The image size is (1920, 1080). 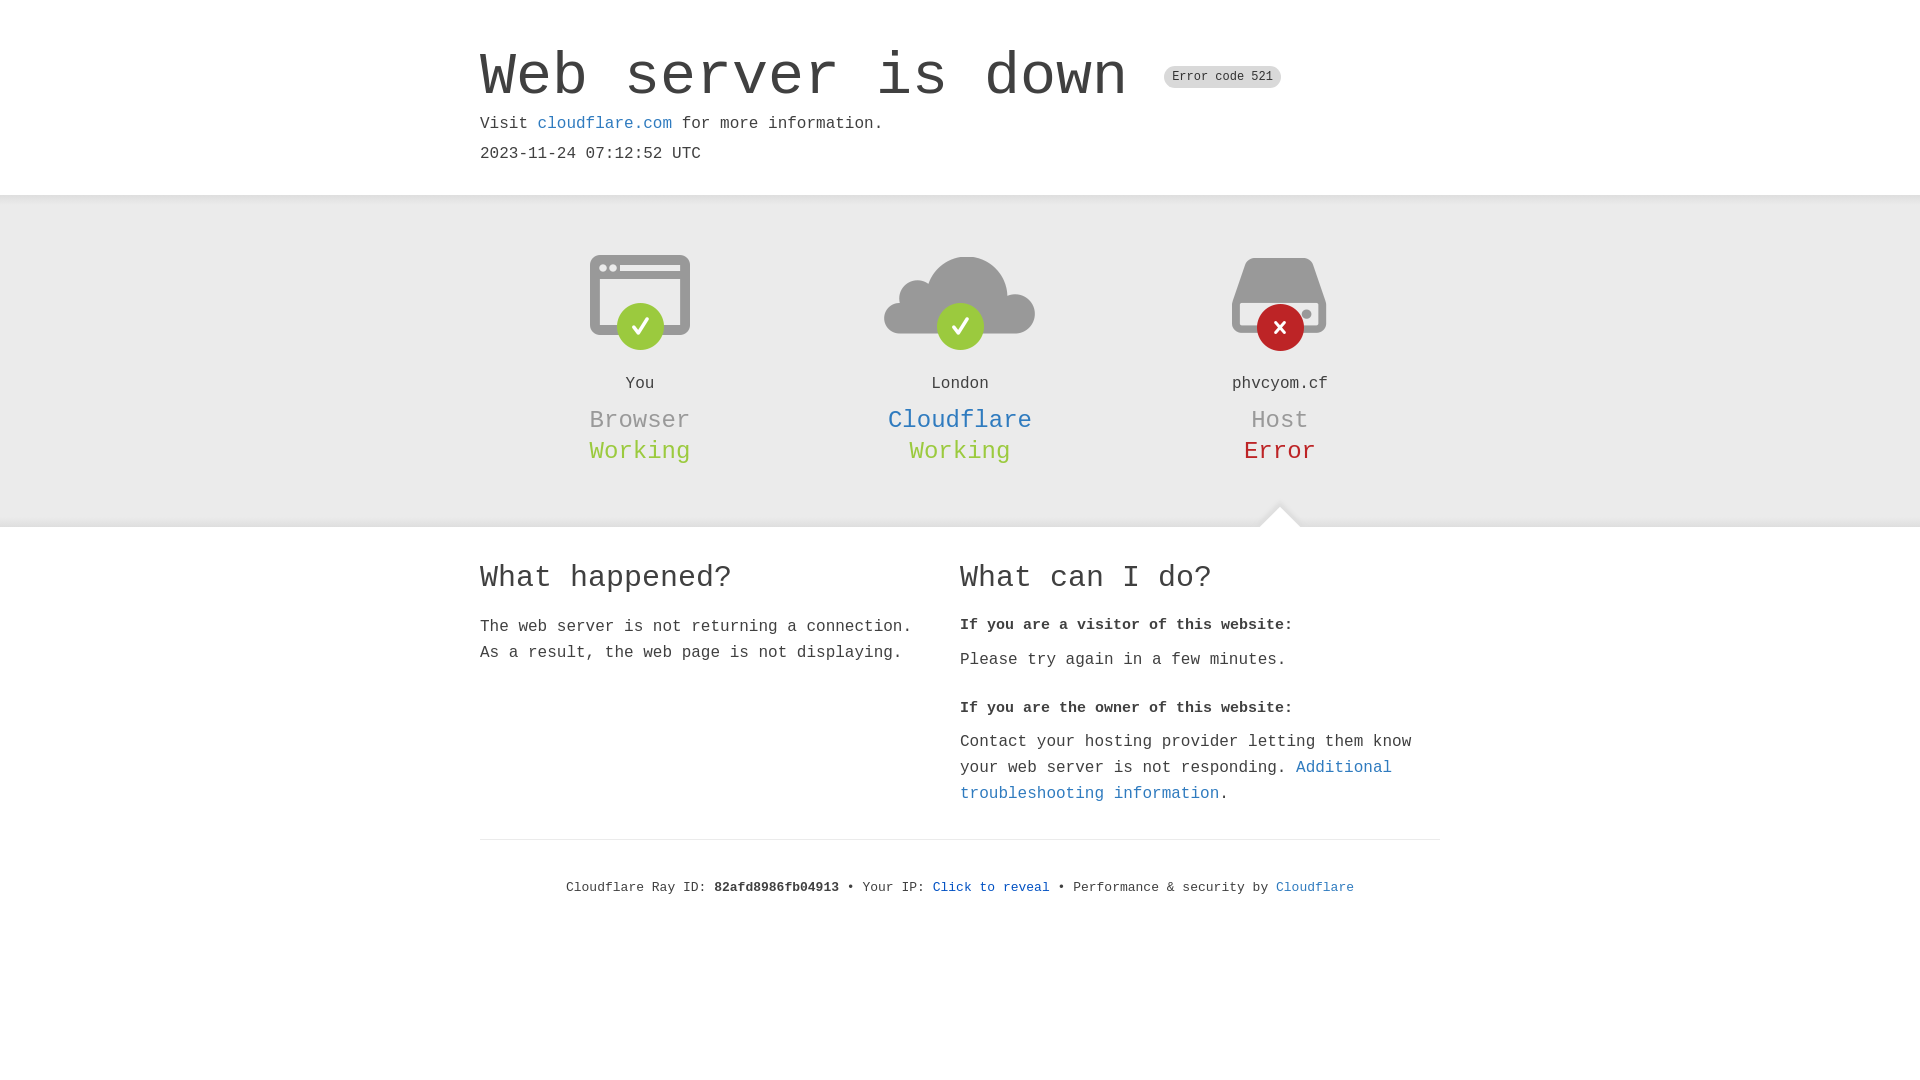 I want to click on 'Additional troubleshooting information', so click(x=1176, y=779).